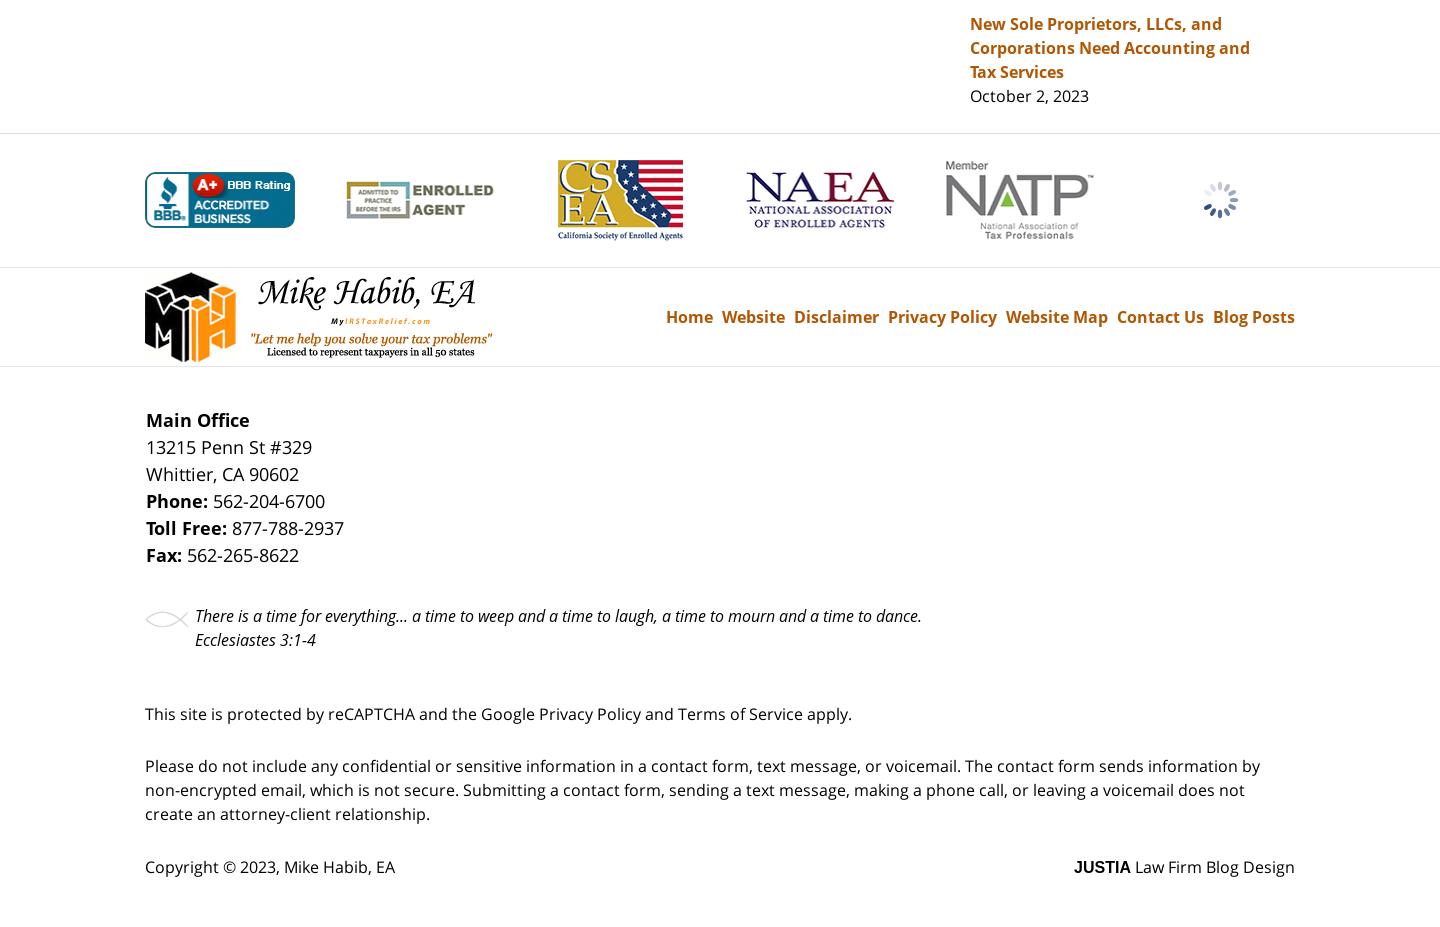 The image size is (1440, 927). Describe the element at coordinates (273, 472) in the screenshot. I see `'90602'` at that location.